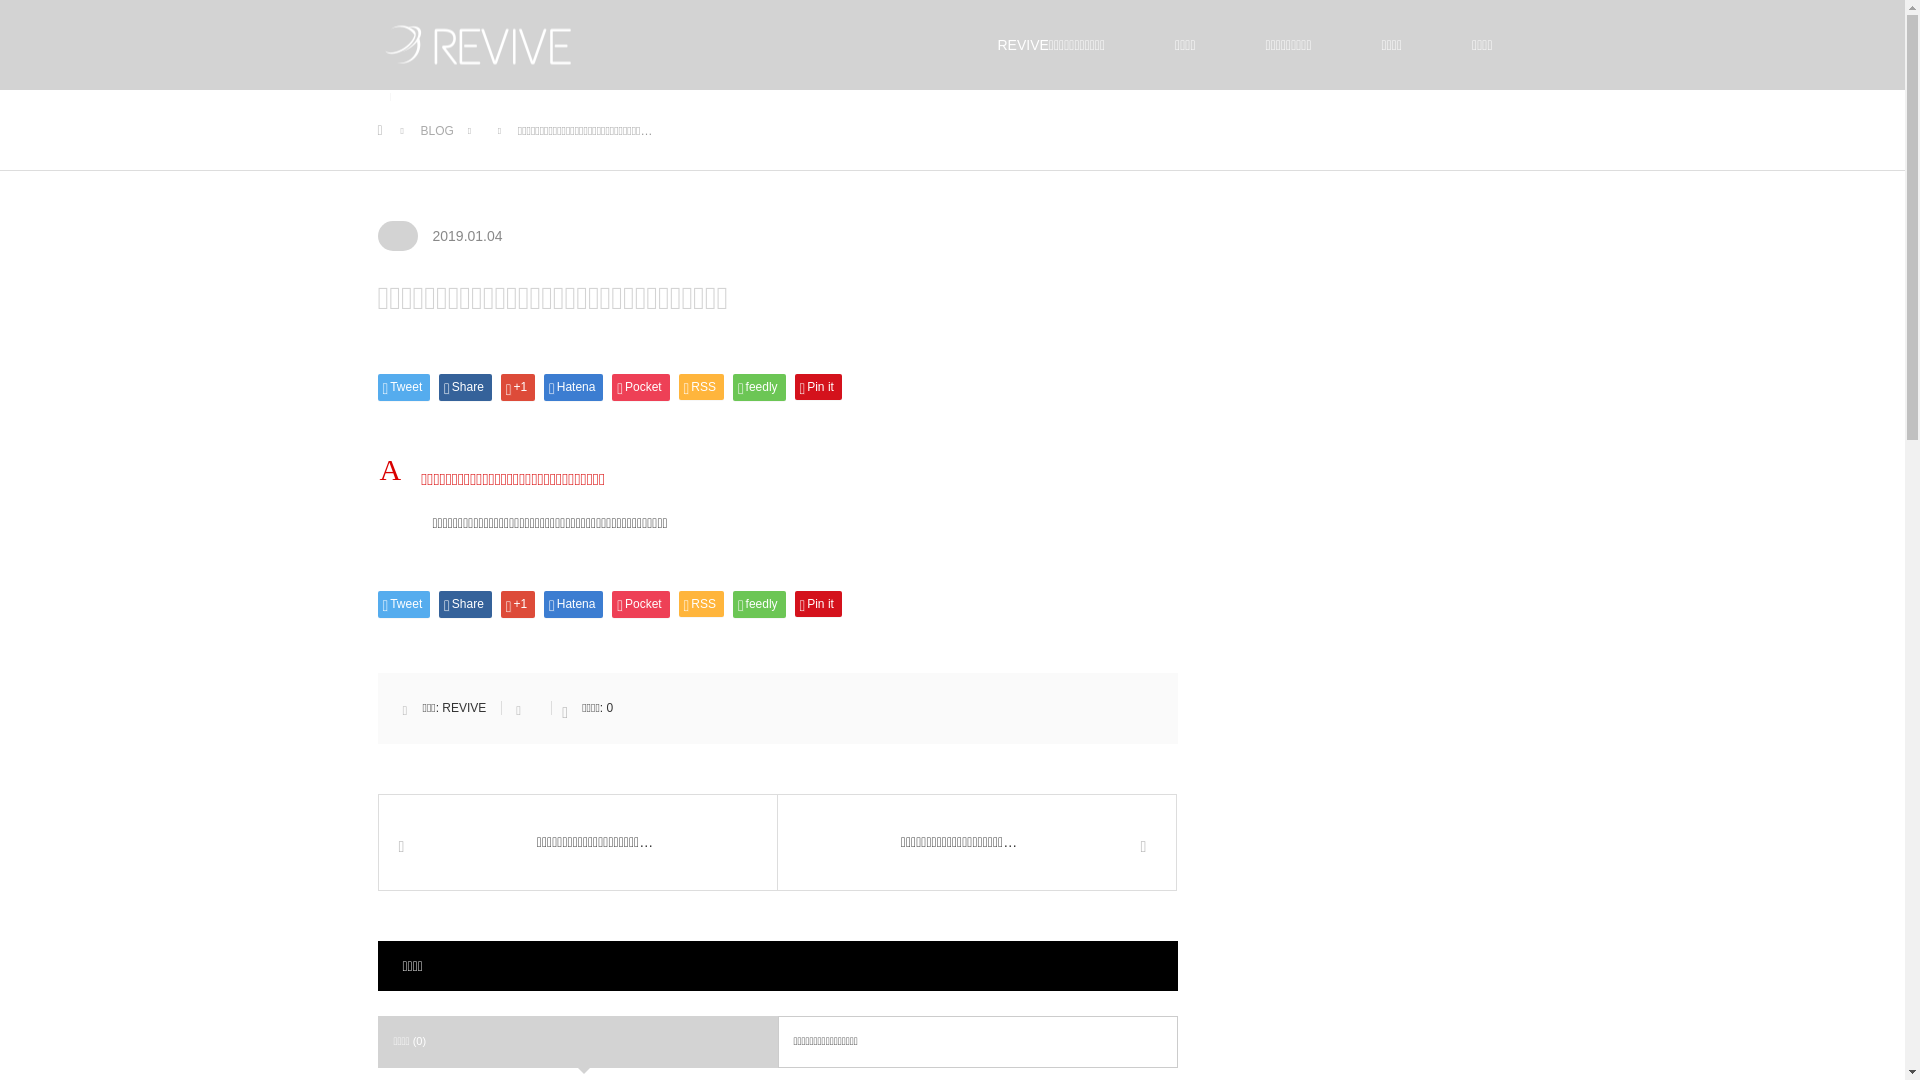 This screenshot has height=1080, width=1920. What do you see at coordinates (701, 603) in the screenshot?
I see `'RSS'` at bounding box center [701, 603].